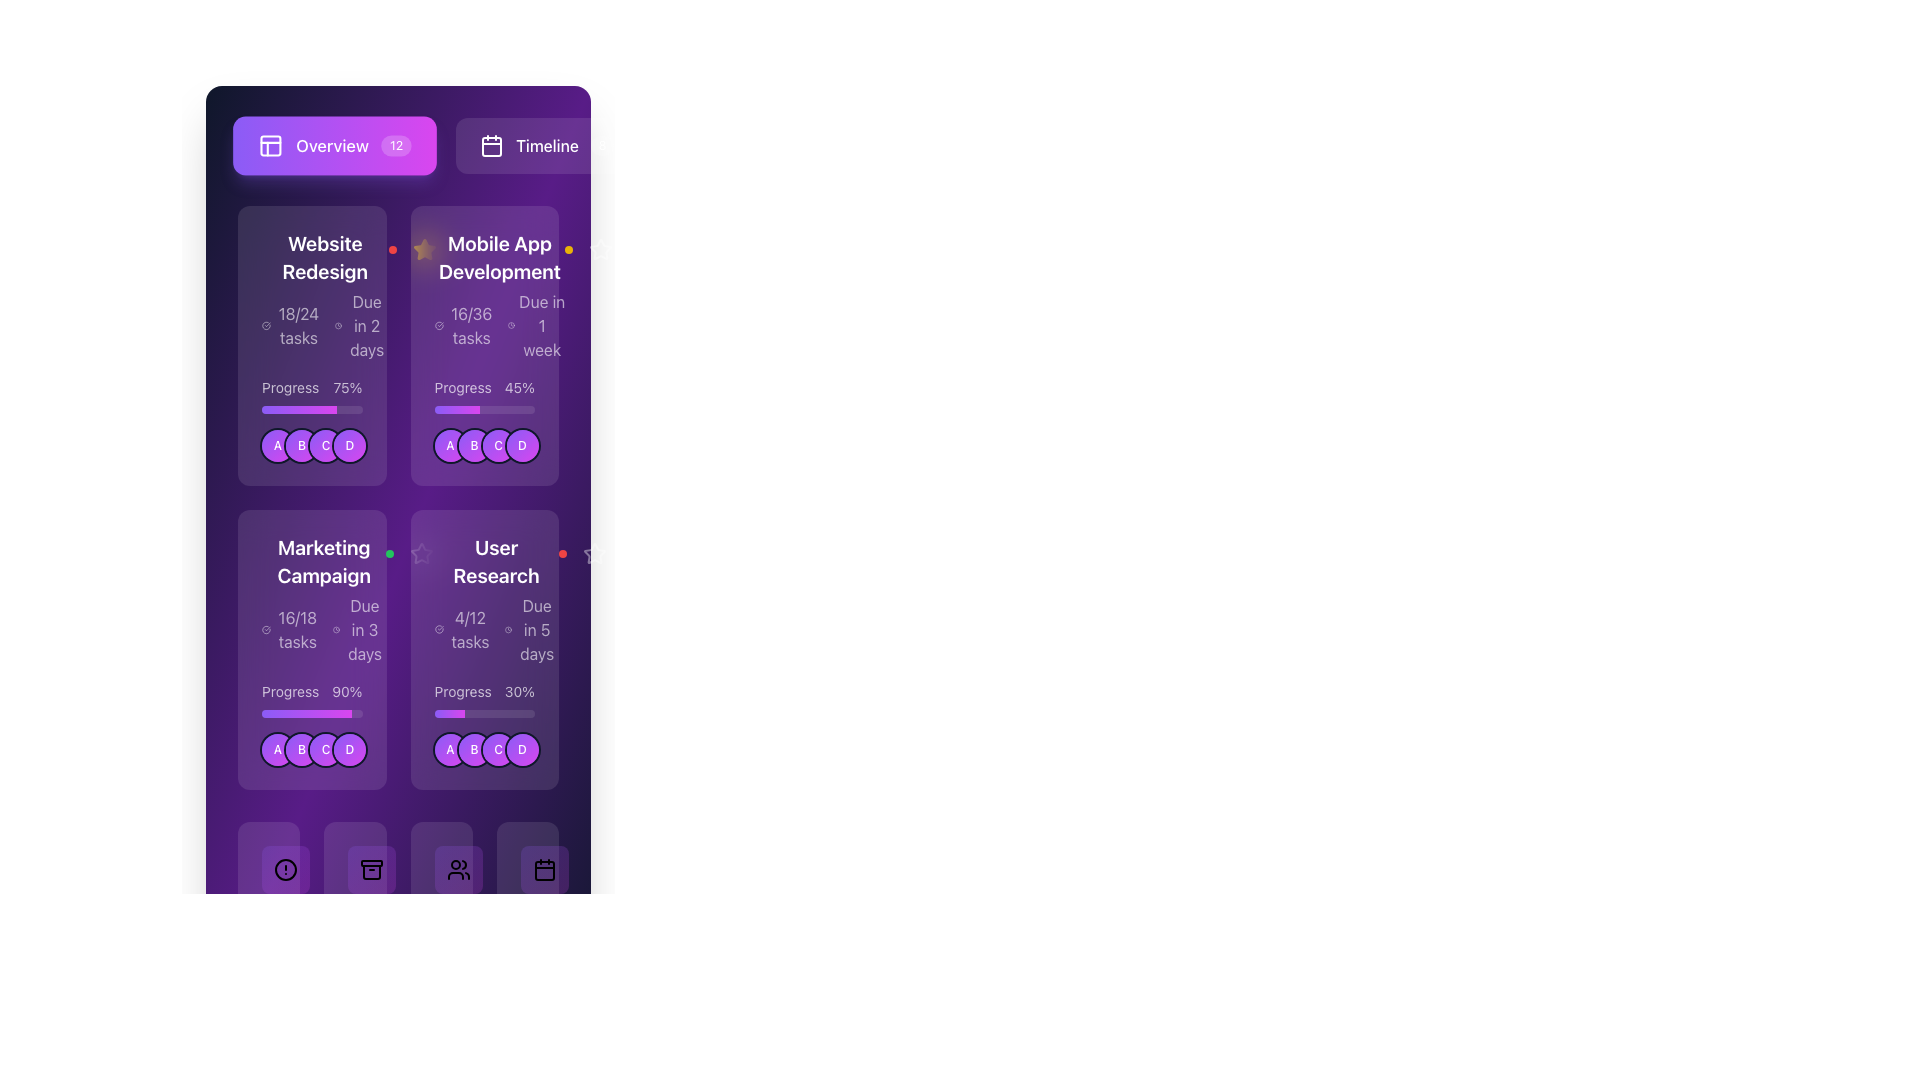 This screenshot has width=1920, height=1080. I want to click on the static text label displaying 'Due in 5 days', which is part of the 'User Research' card and located below the task progress bar, so click(537, 628).